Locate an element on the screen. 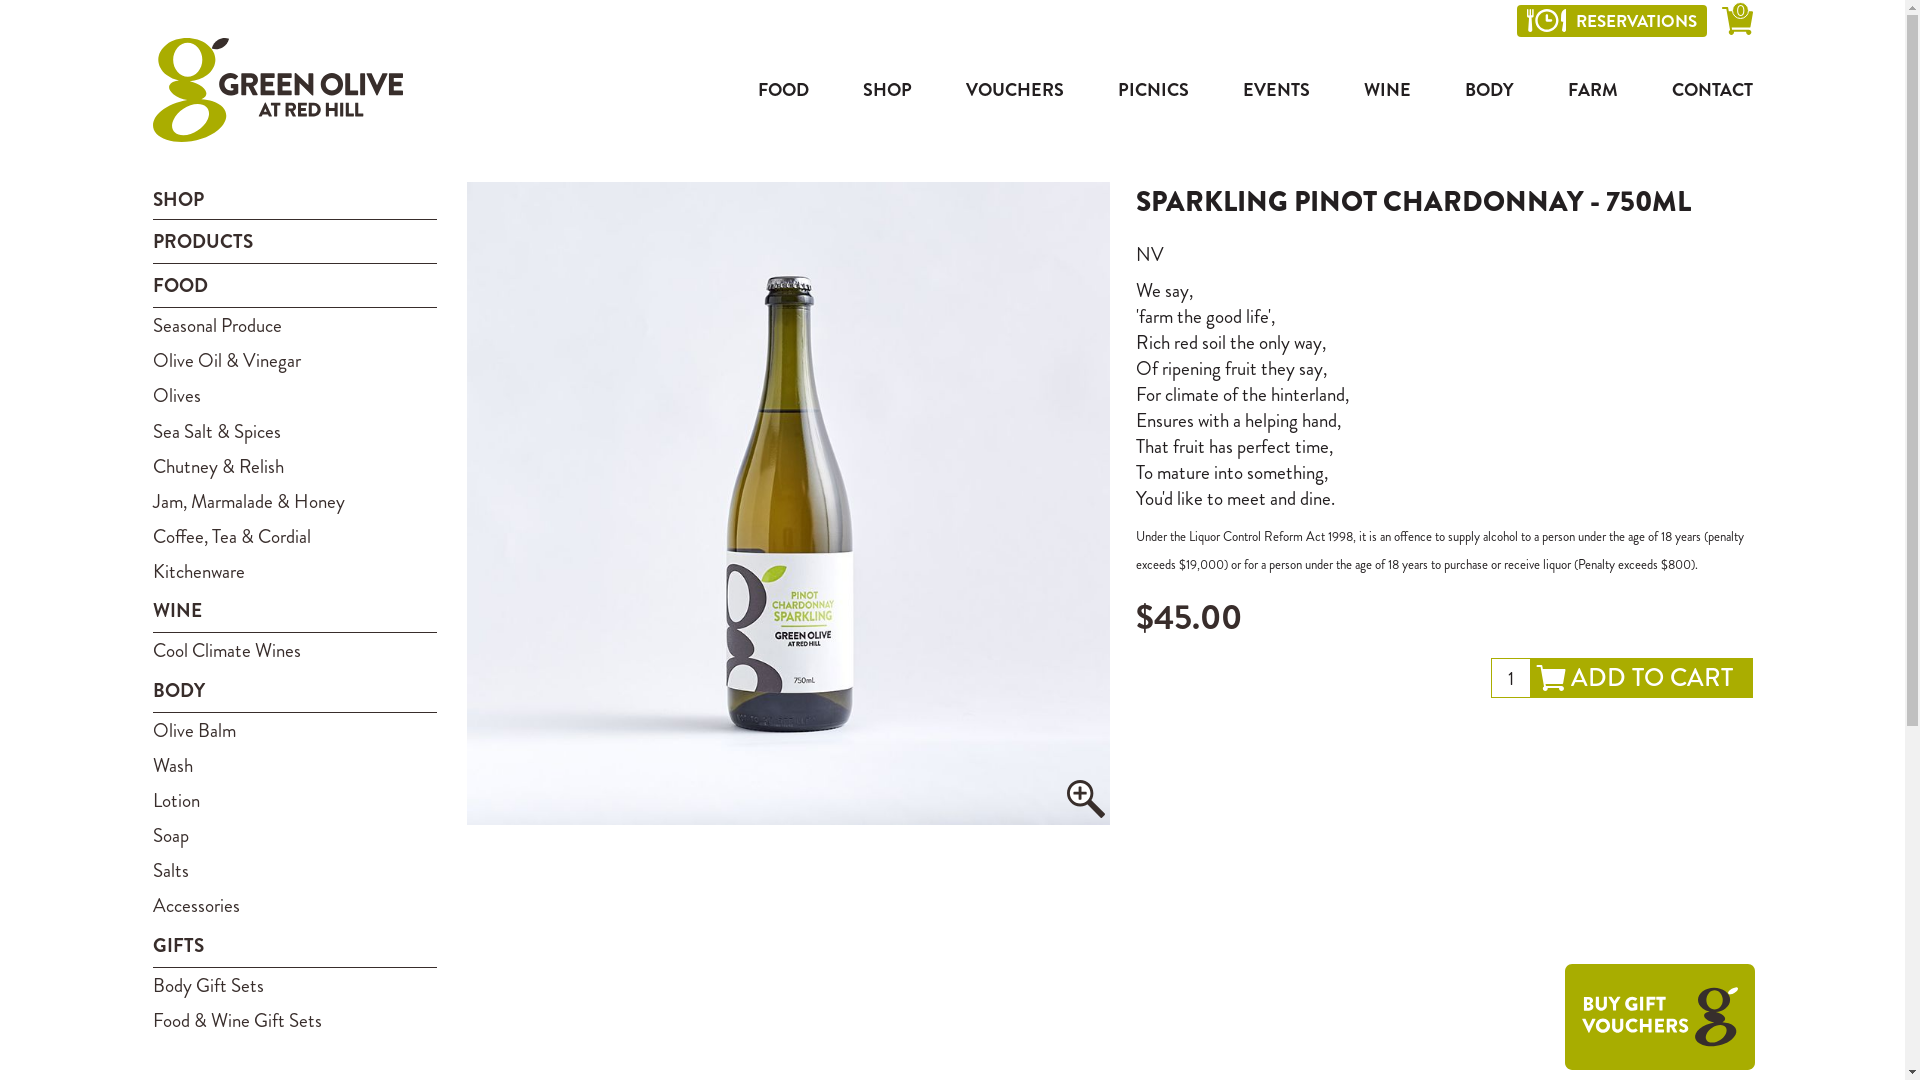  'Seasonal Produce' is located at coordinates (293, 324).